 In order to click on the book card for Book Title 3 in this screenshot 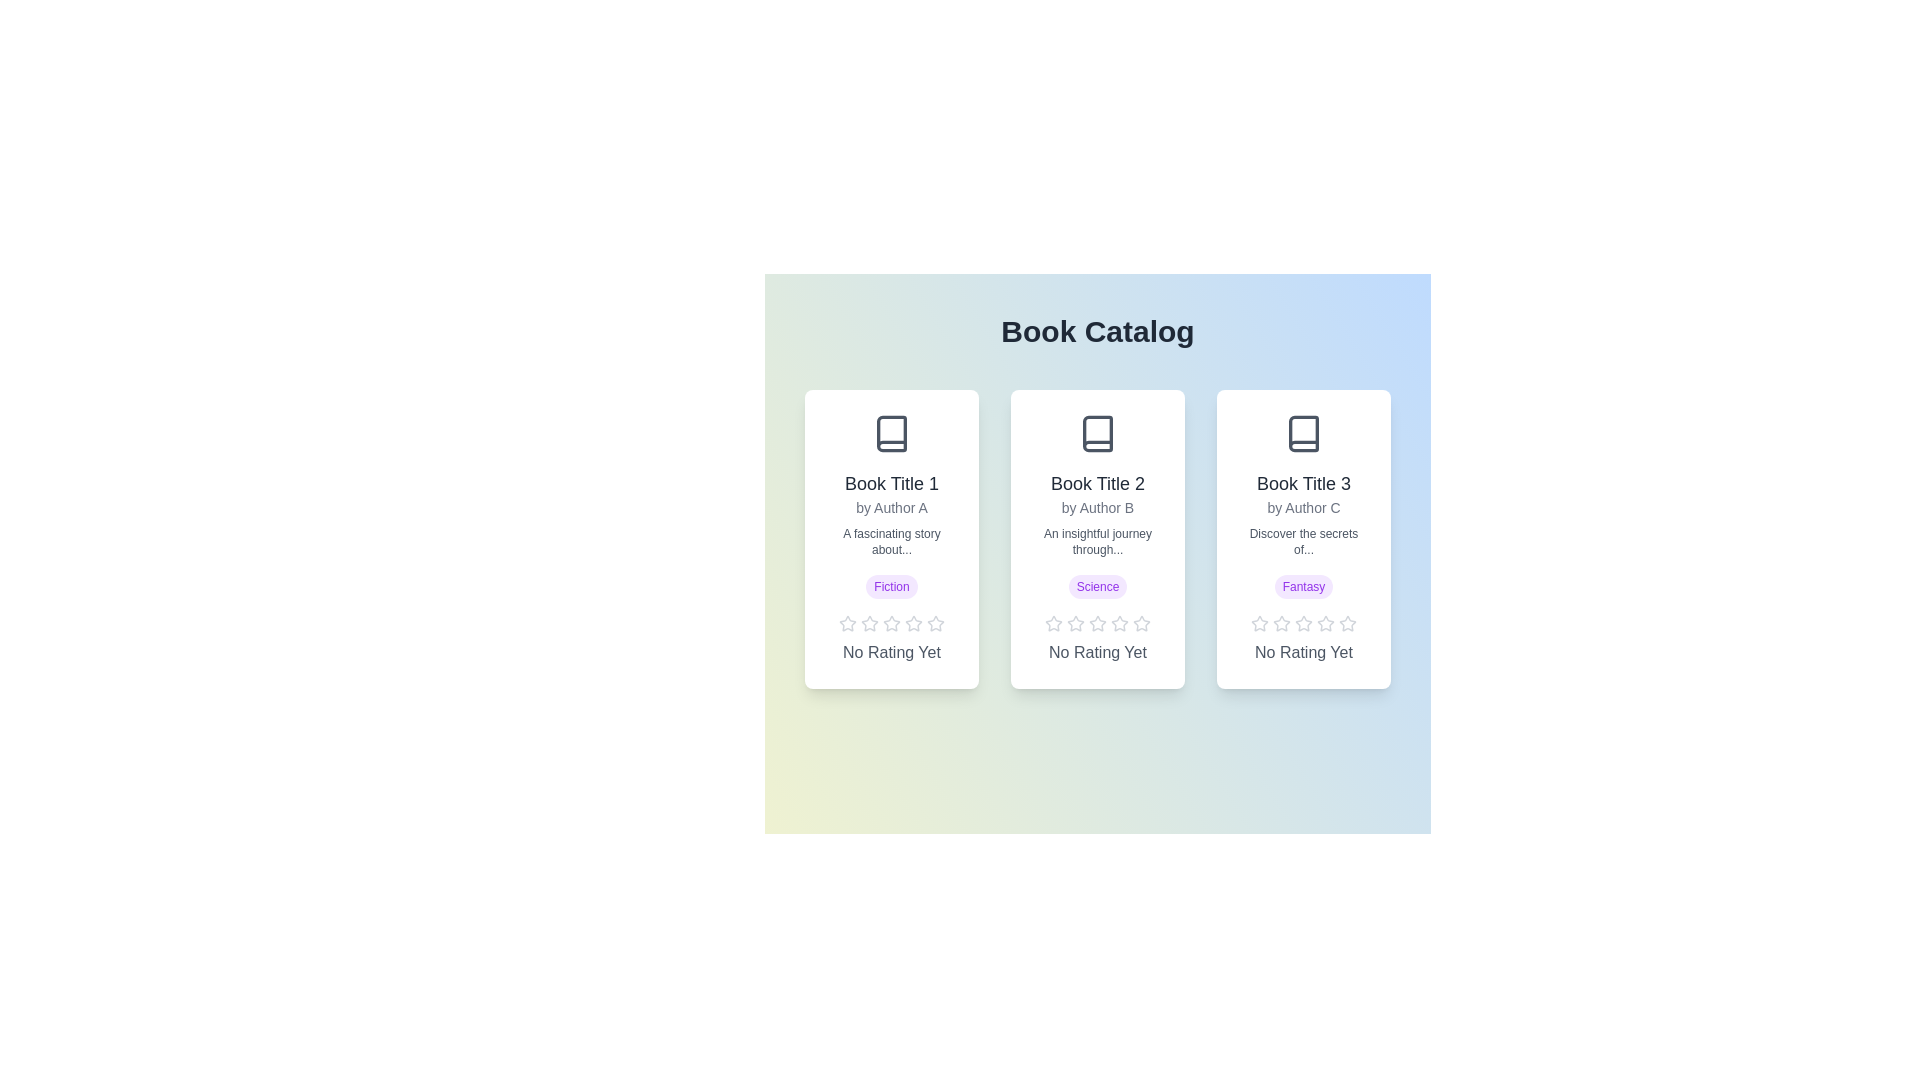, I will do `click(1304, 538)`.